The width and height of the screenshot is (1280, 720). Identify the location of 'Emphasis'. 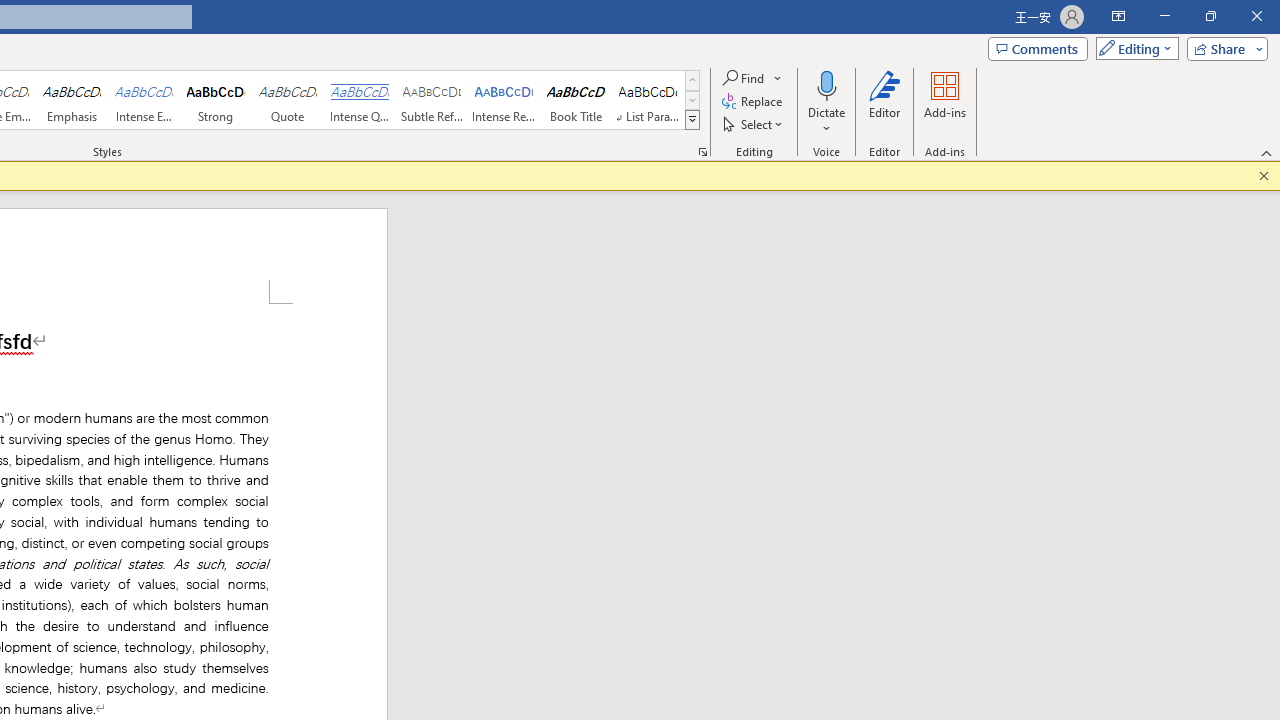
(71, 100).